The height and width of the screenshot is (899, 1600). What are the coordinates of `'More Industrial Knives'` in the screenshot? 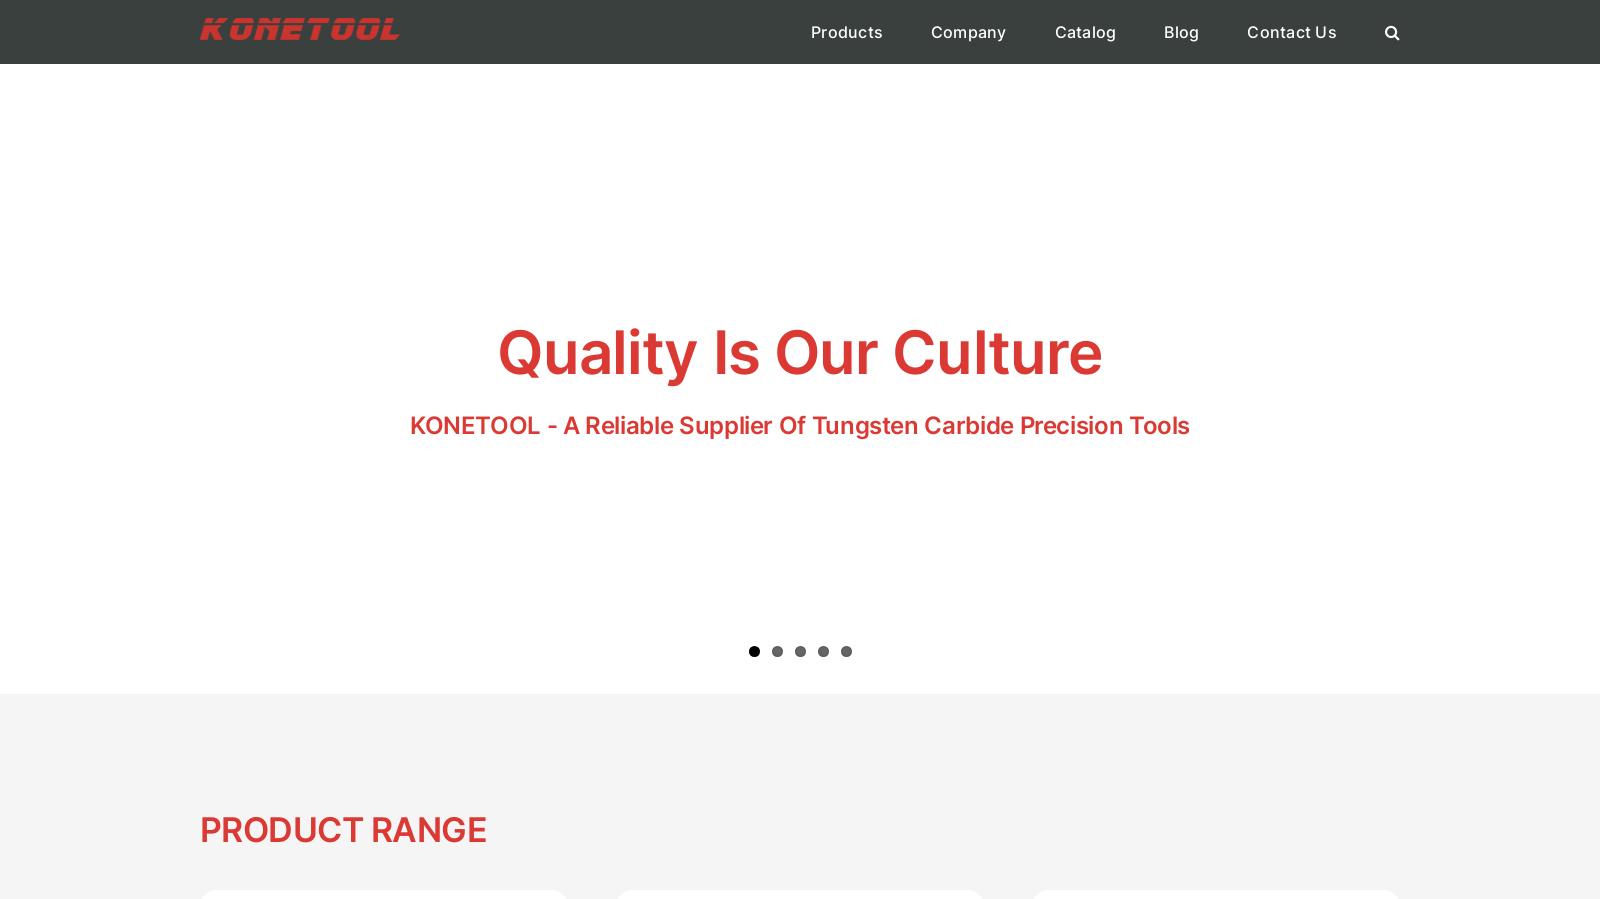 It's located at (620, 320).